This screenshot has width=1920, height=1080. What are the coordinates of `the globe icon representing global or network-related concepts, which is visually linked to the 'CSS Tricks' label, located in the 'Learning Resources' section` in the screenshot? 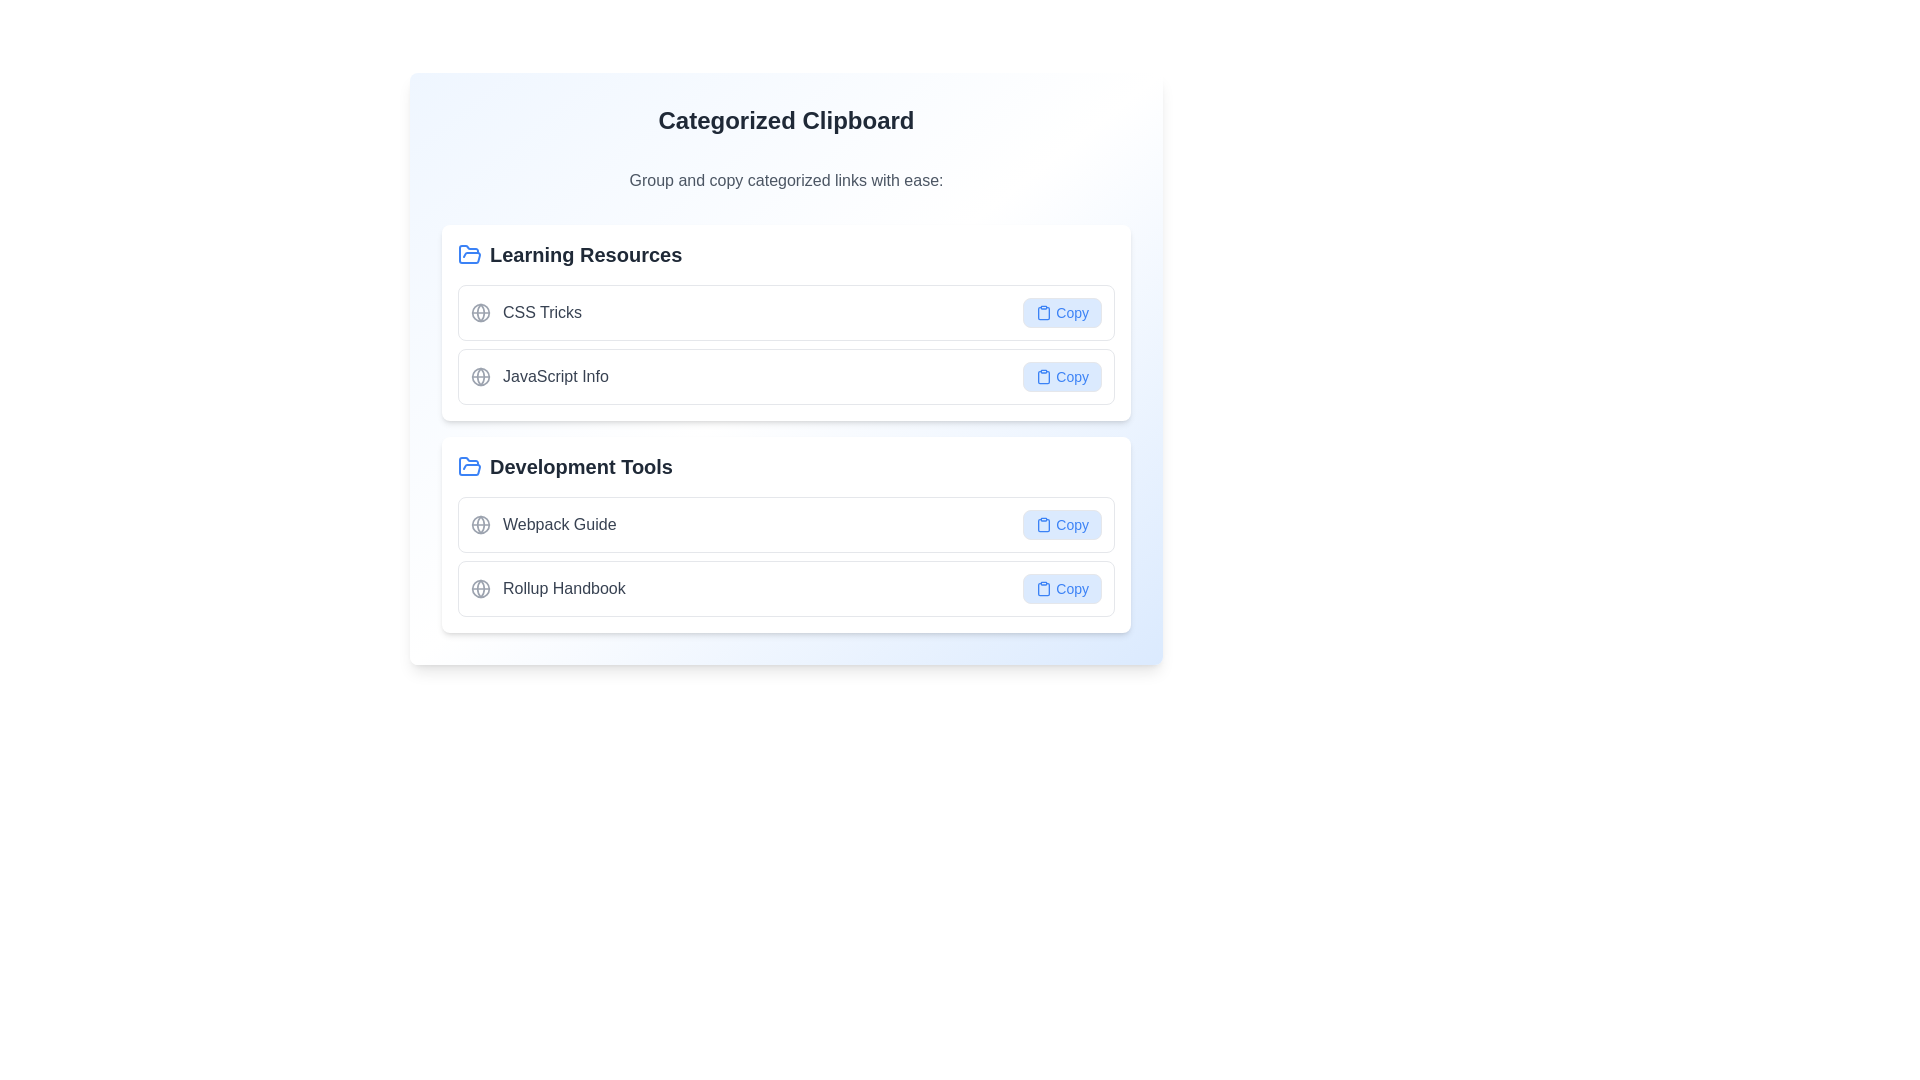 It's located at (480, 312).